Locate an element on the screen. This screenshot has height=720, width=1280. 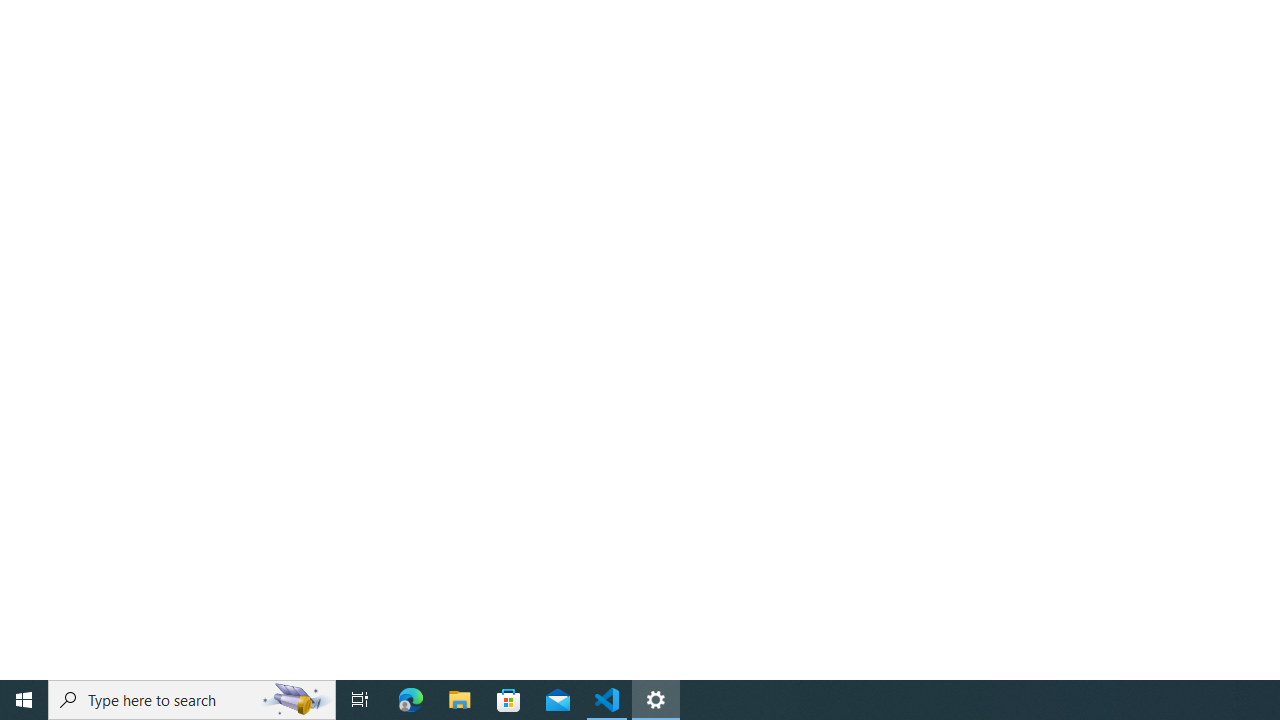
'Settings - 1 running window' is located at coordinates (656, 698).